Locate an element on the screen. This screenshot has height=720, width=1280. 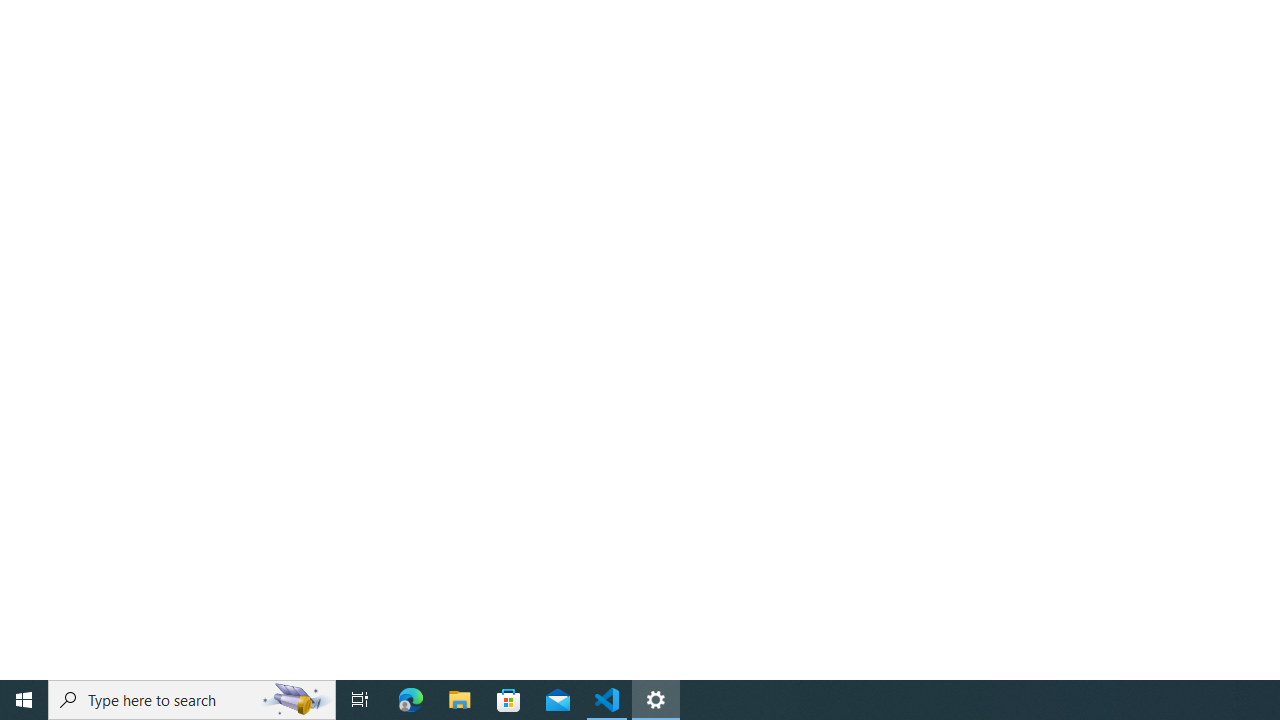
'Settings - 1 running window' is located at coordinates (656, 698).